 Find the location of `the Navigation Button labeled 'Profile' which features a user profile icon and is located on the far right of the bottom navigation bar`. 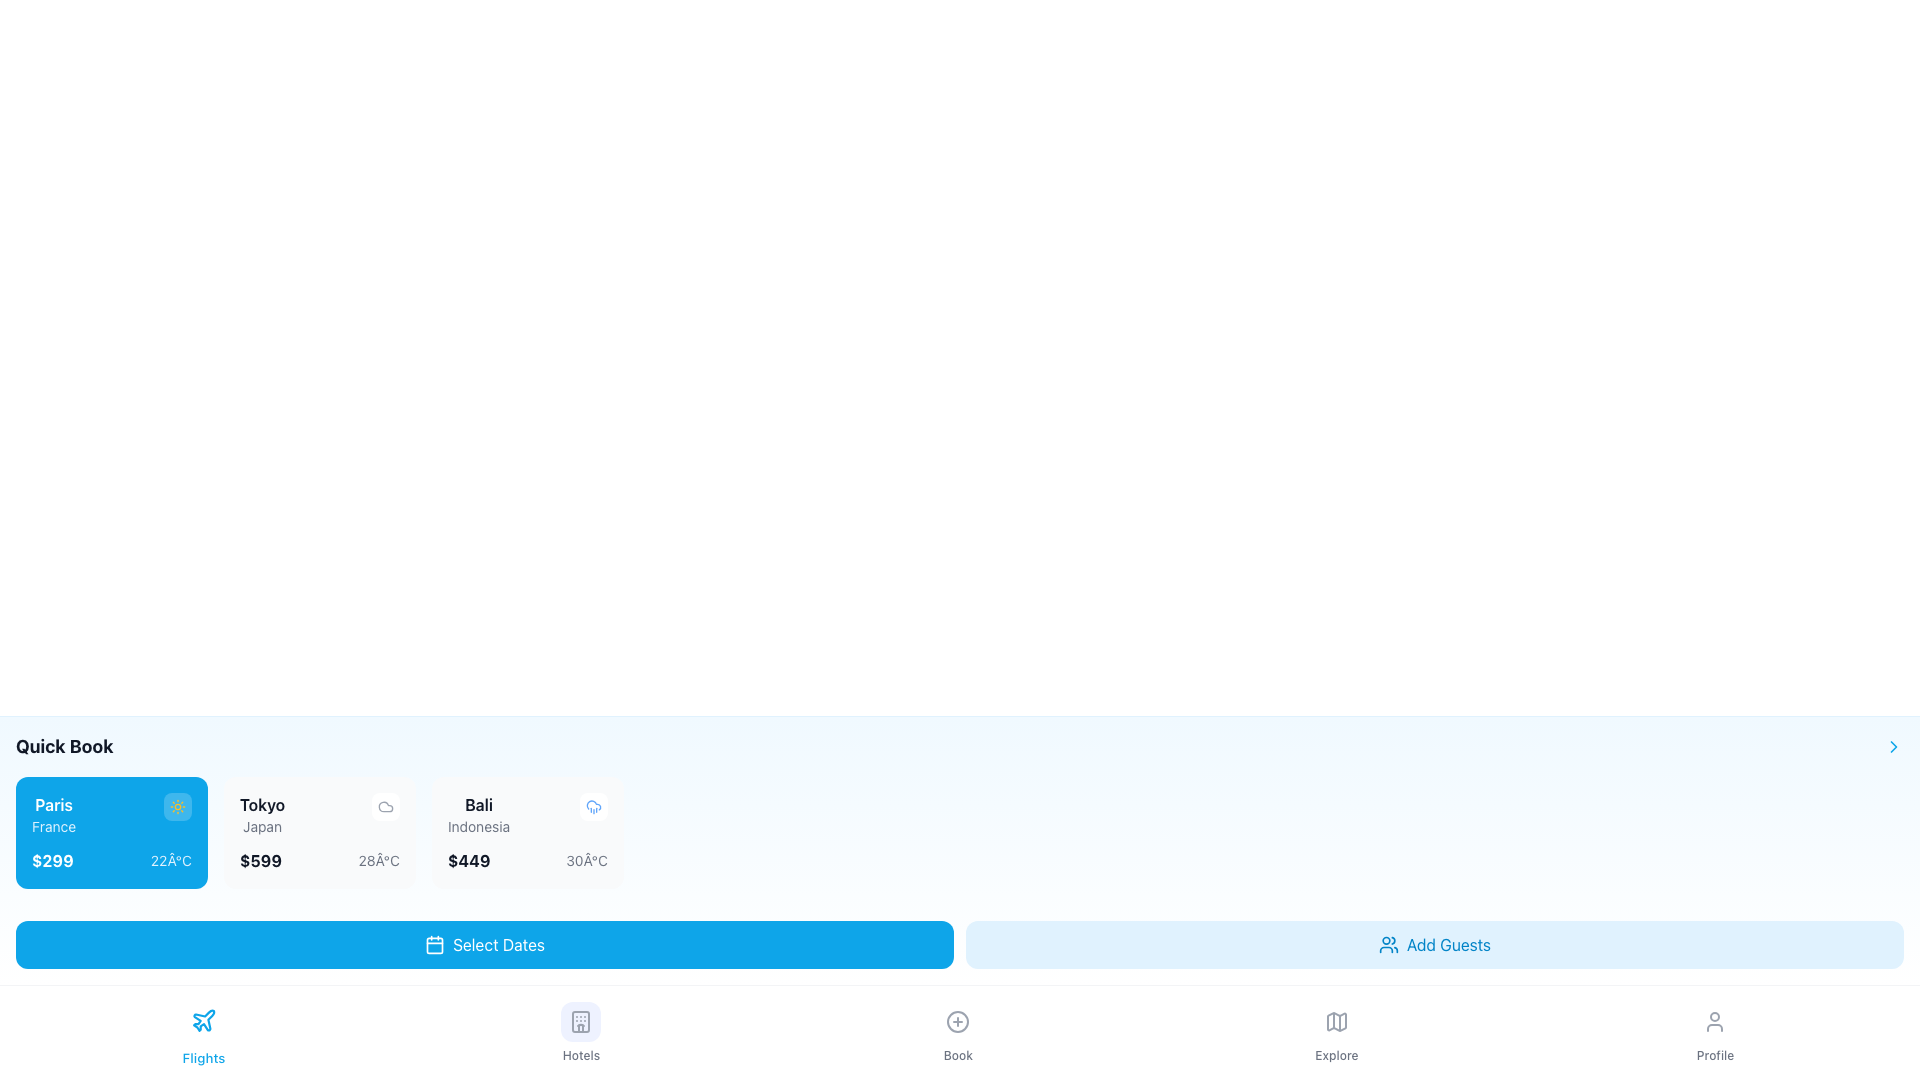

the Navigation Button labeled 'Profile' which features a user profile icon and is located on the far right of the bottom navigation bar is located at coordinates (1714, 1033).